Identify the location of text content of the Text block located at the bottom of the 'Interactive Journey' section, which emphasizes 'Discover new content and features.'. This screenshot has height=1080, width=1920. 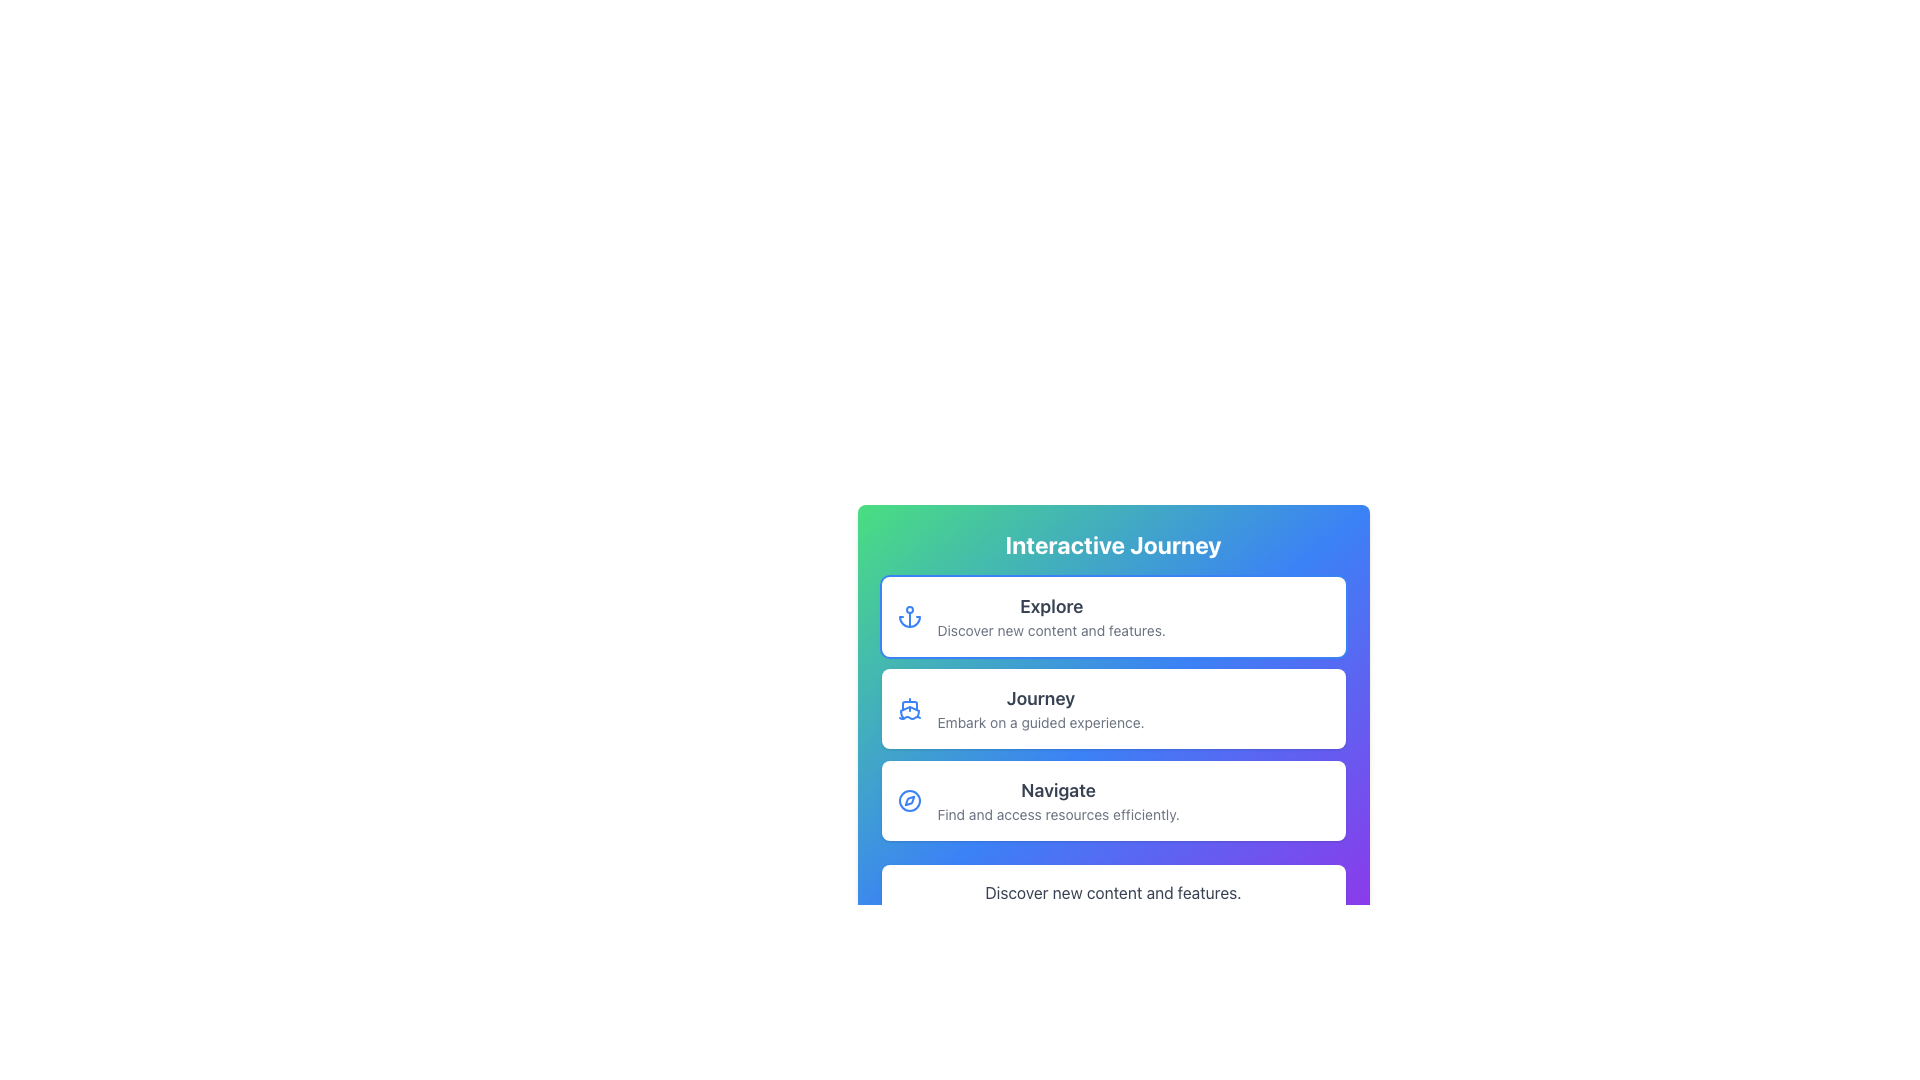
(1112, 892).